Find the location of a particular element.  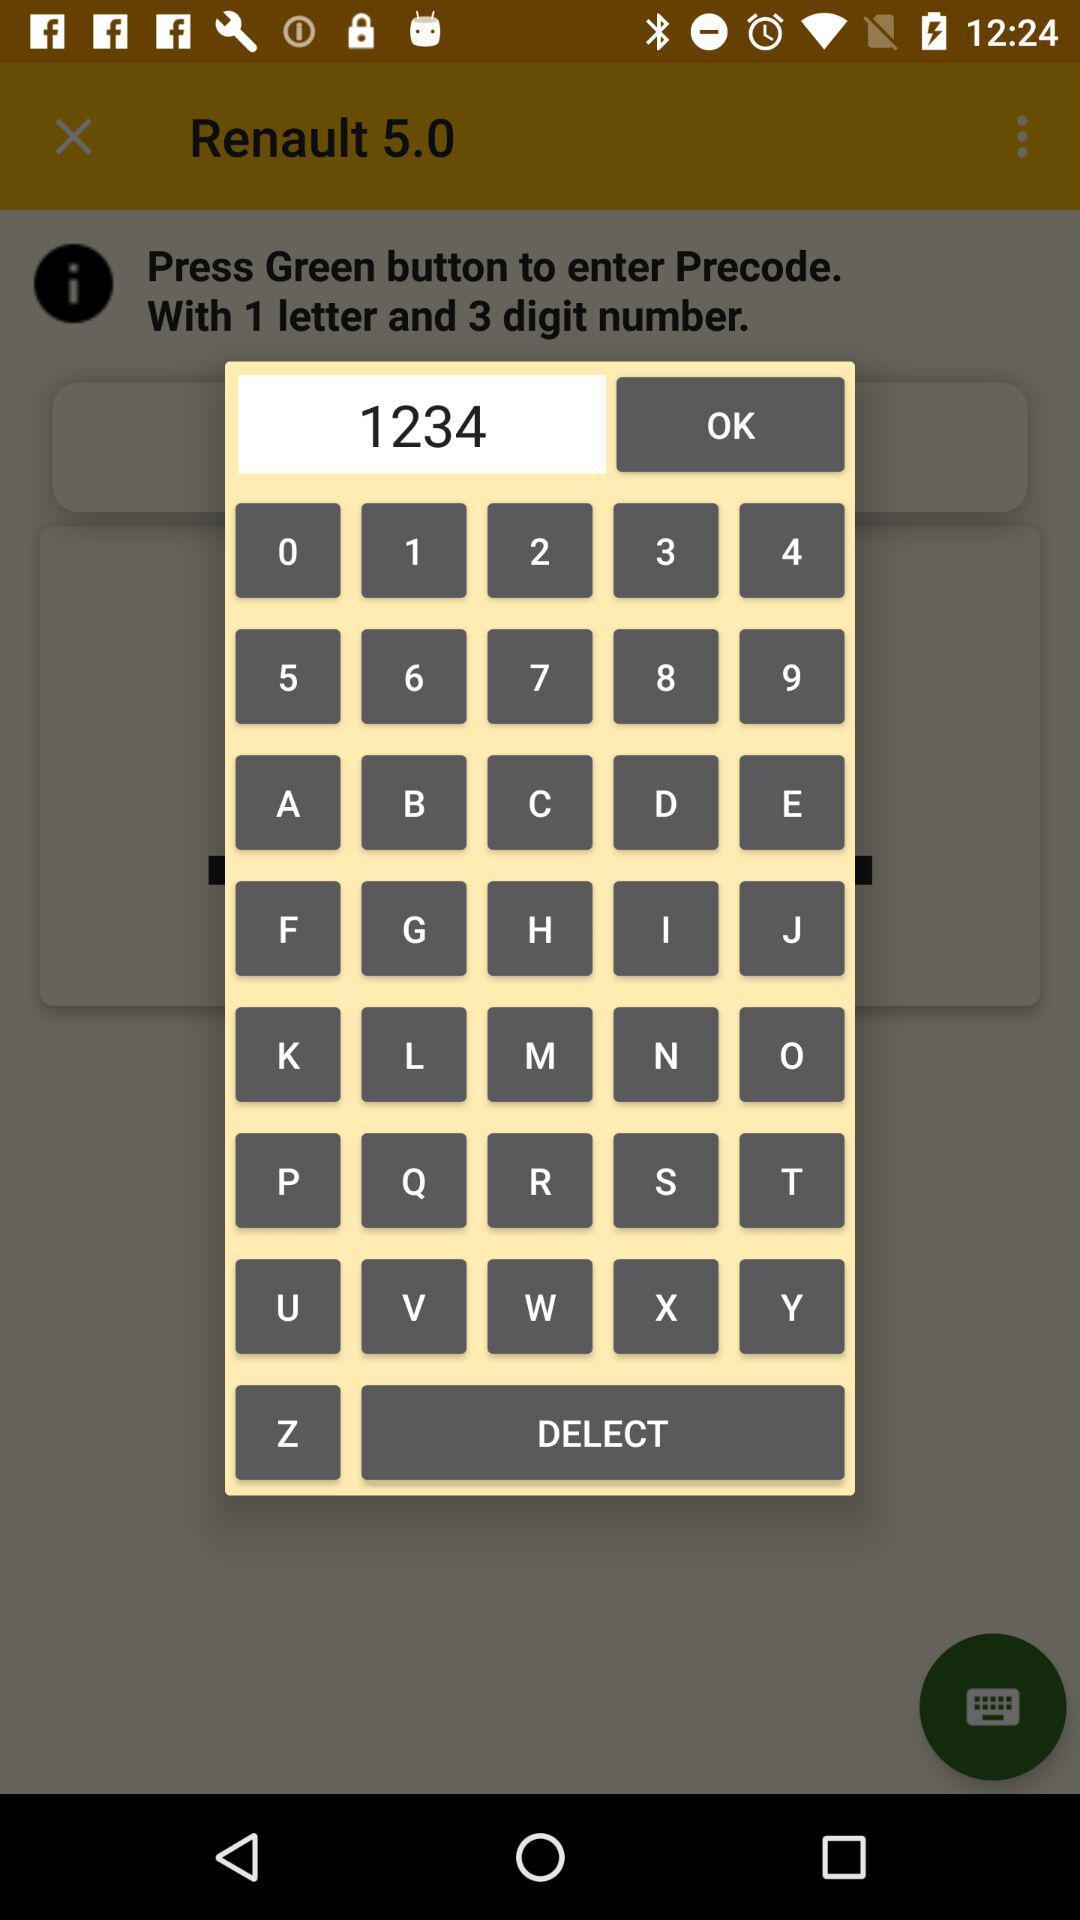

the icon below u is located at coordinates (601, 1431).